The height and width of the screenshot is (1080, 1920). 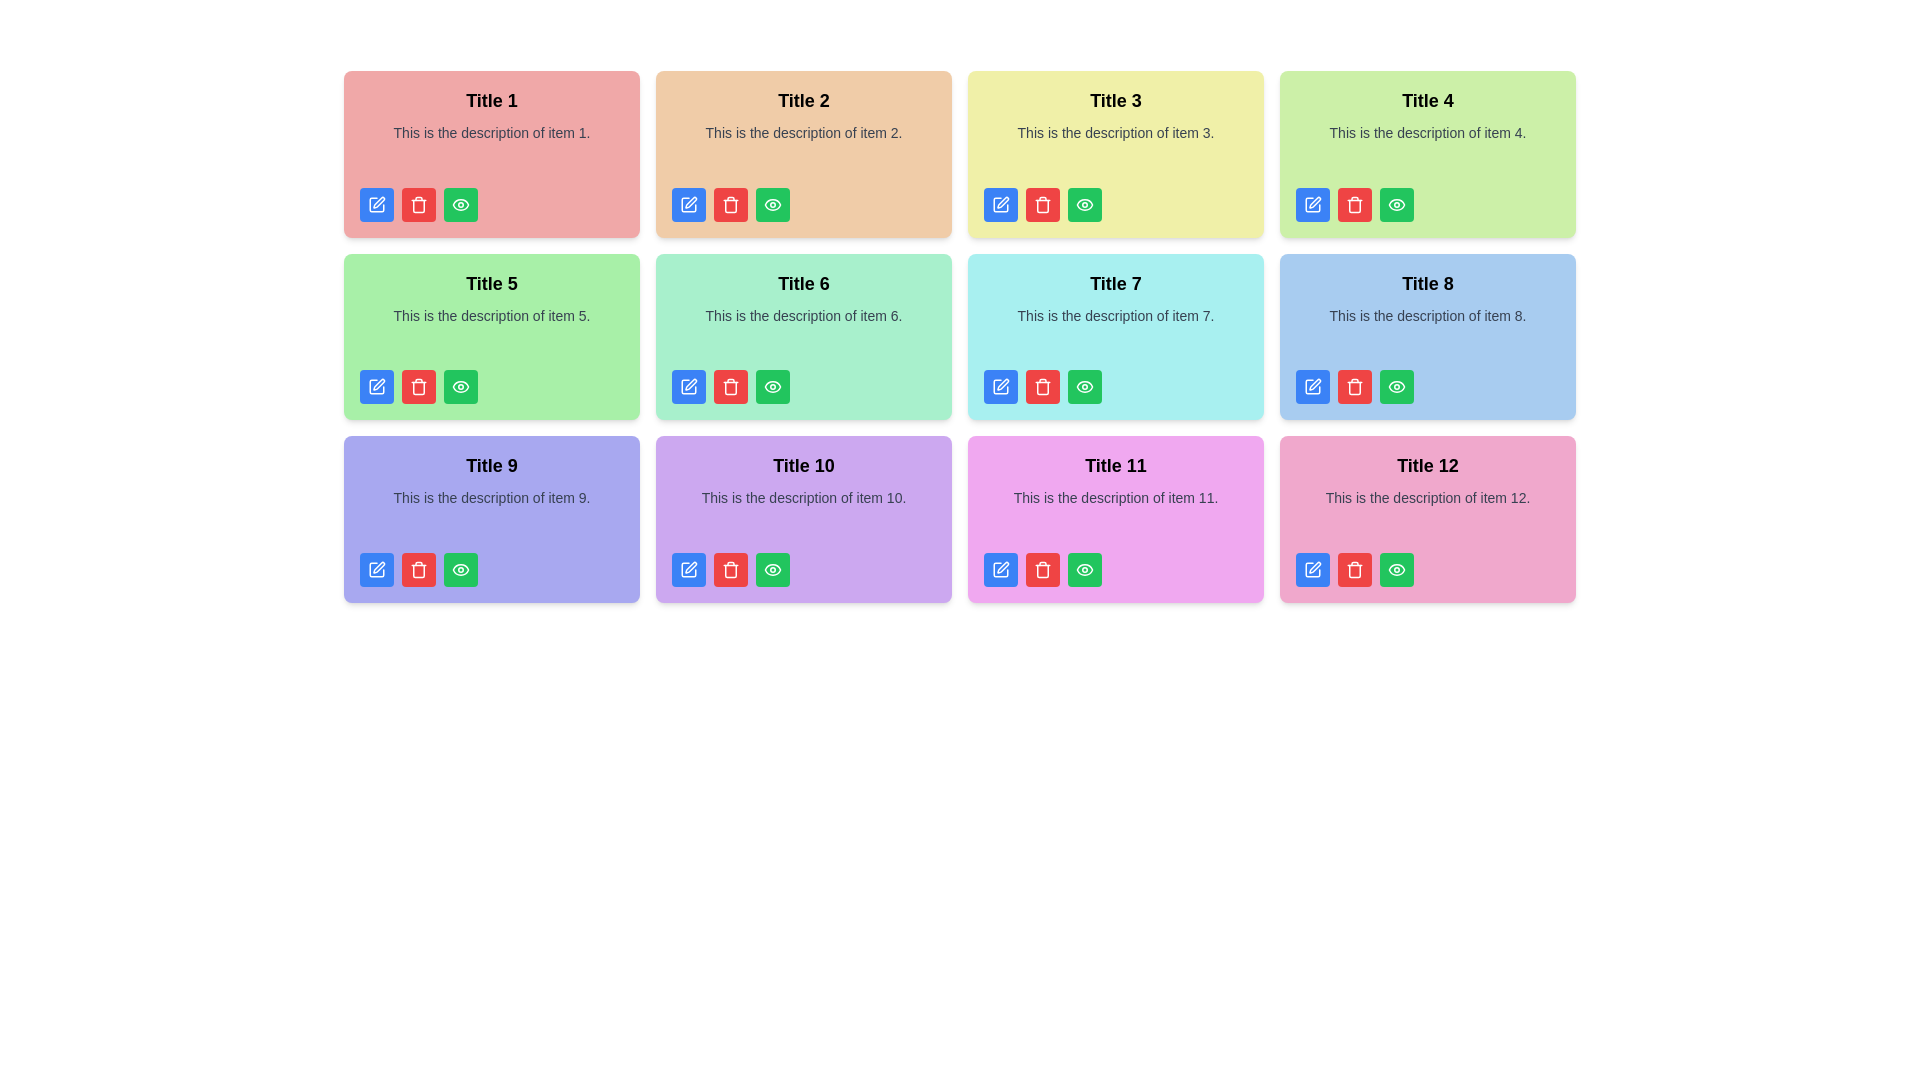 I want to click on the edit icon-button located in the lower left corner of the card titled 'Title 9' to initiate the edit action, so click(x=377, y=569).